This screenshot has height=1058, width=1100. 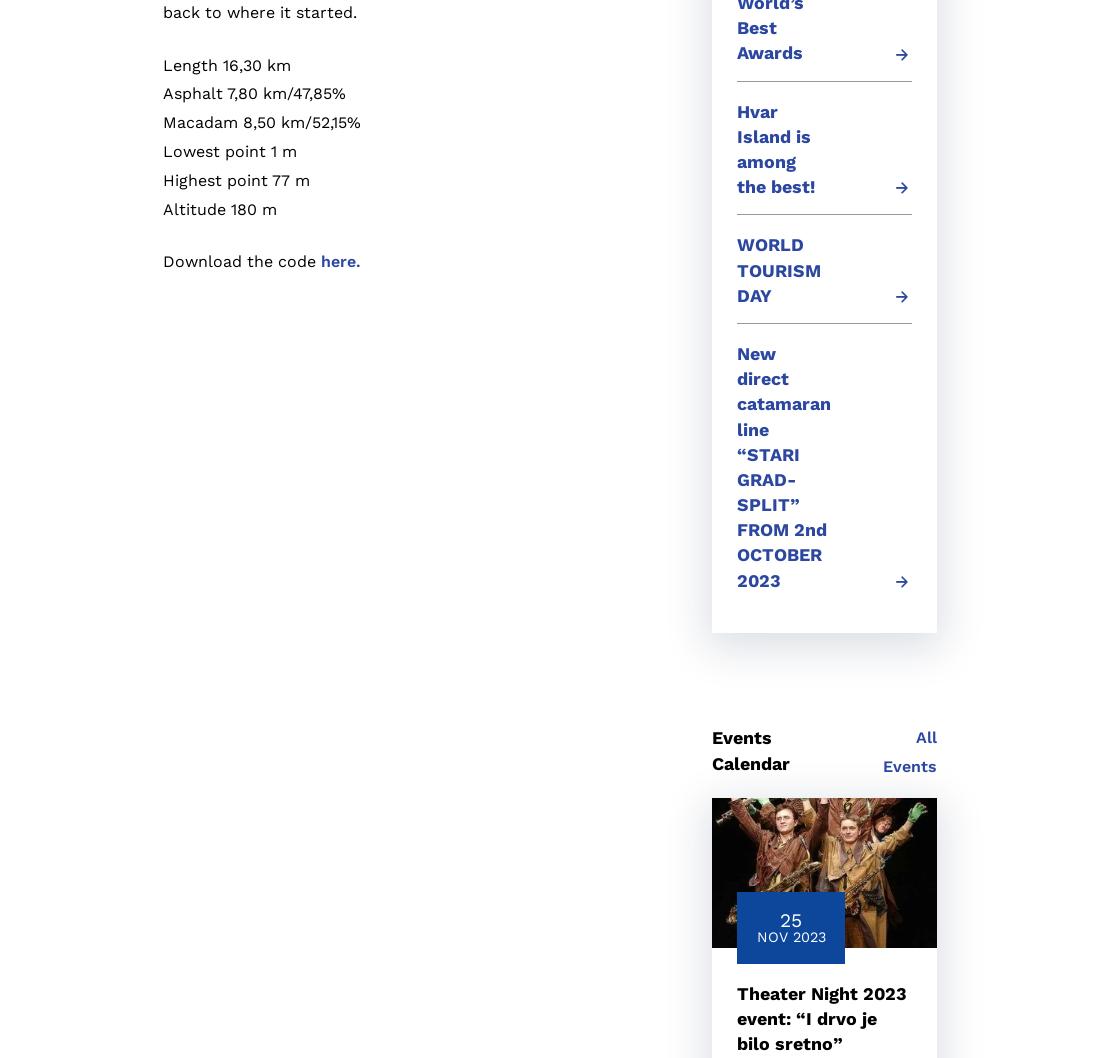 I want to click on 'here.', so click(x=339, y=261).